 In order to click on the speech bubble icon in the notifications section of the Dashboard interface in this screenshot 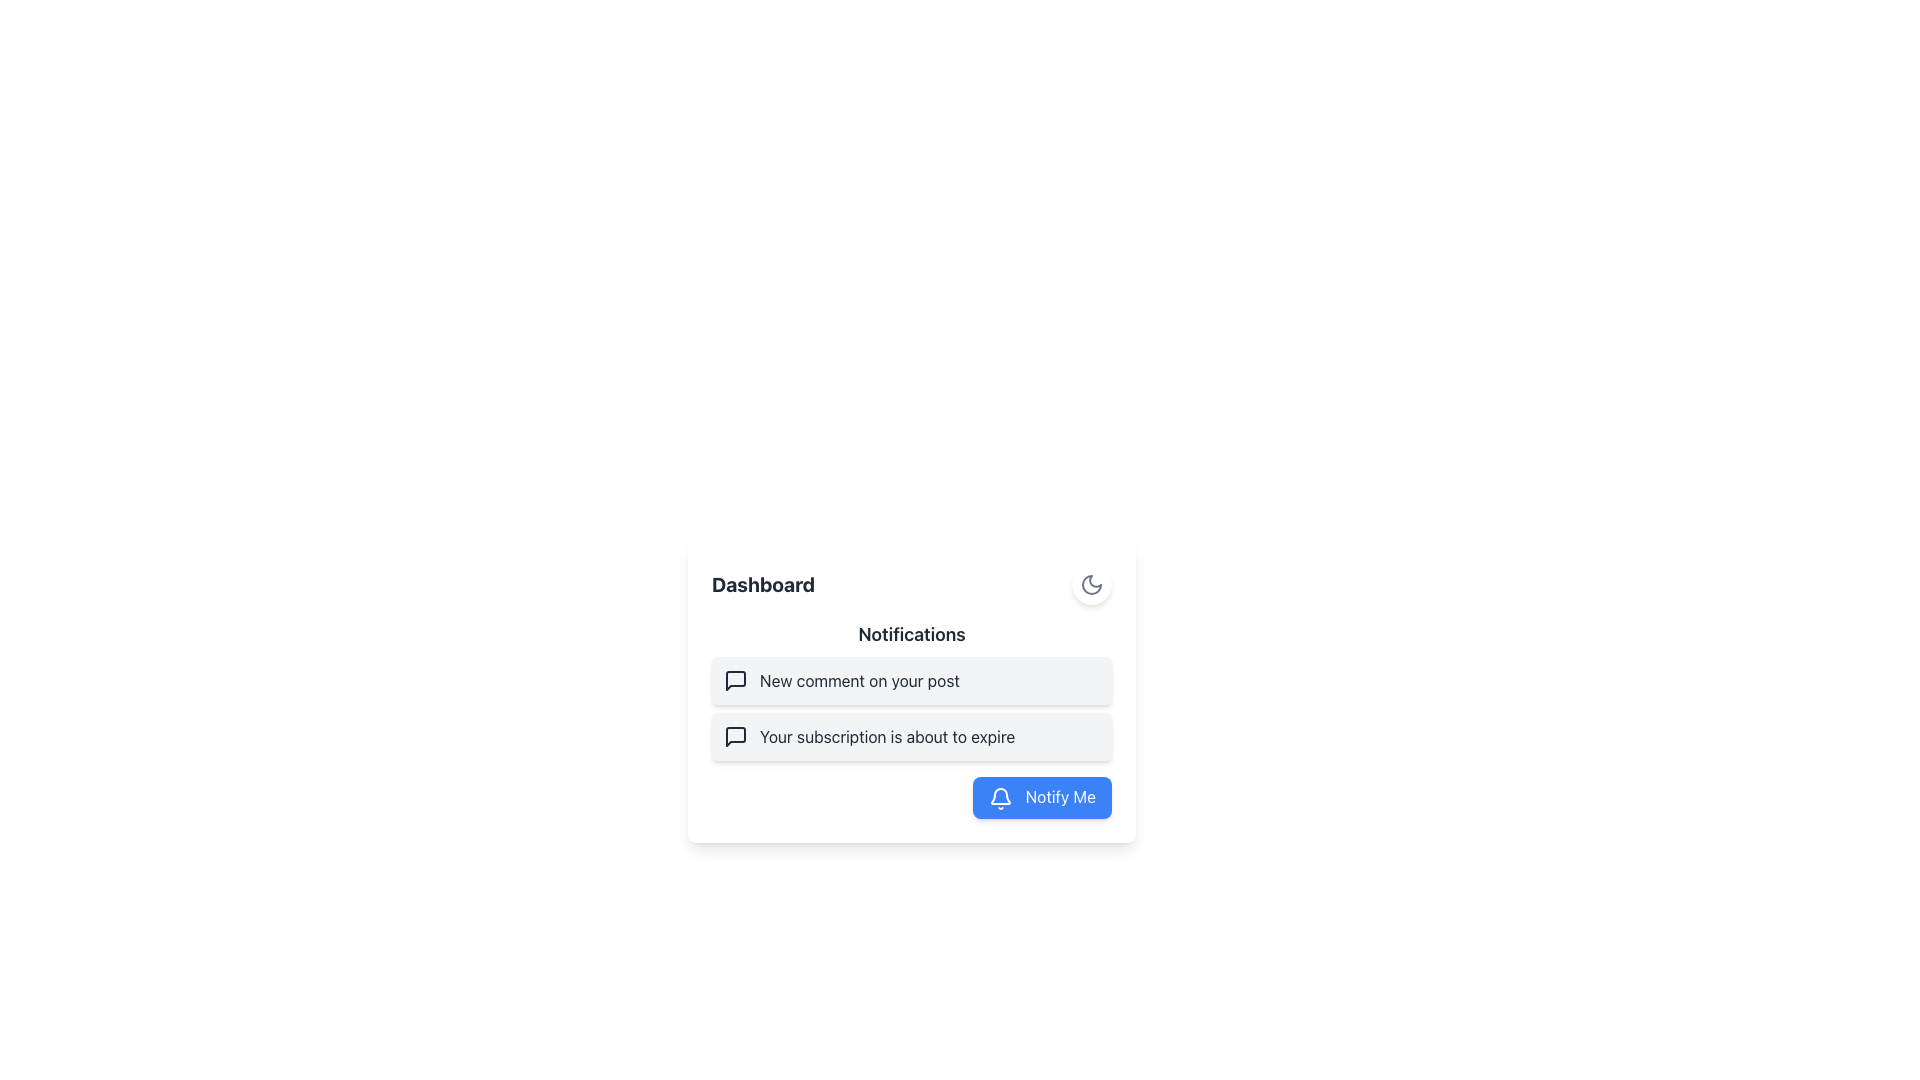, I will do `click(734, 680)`.